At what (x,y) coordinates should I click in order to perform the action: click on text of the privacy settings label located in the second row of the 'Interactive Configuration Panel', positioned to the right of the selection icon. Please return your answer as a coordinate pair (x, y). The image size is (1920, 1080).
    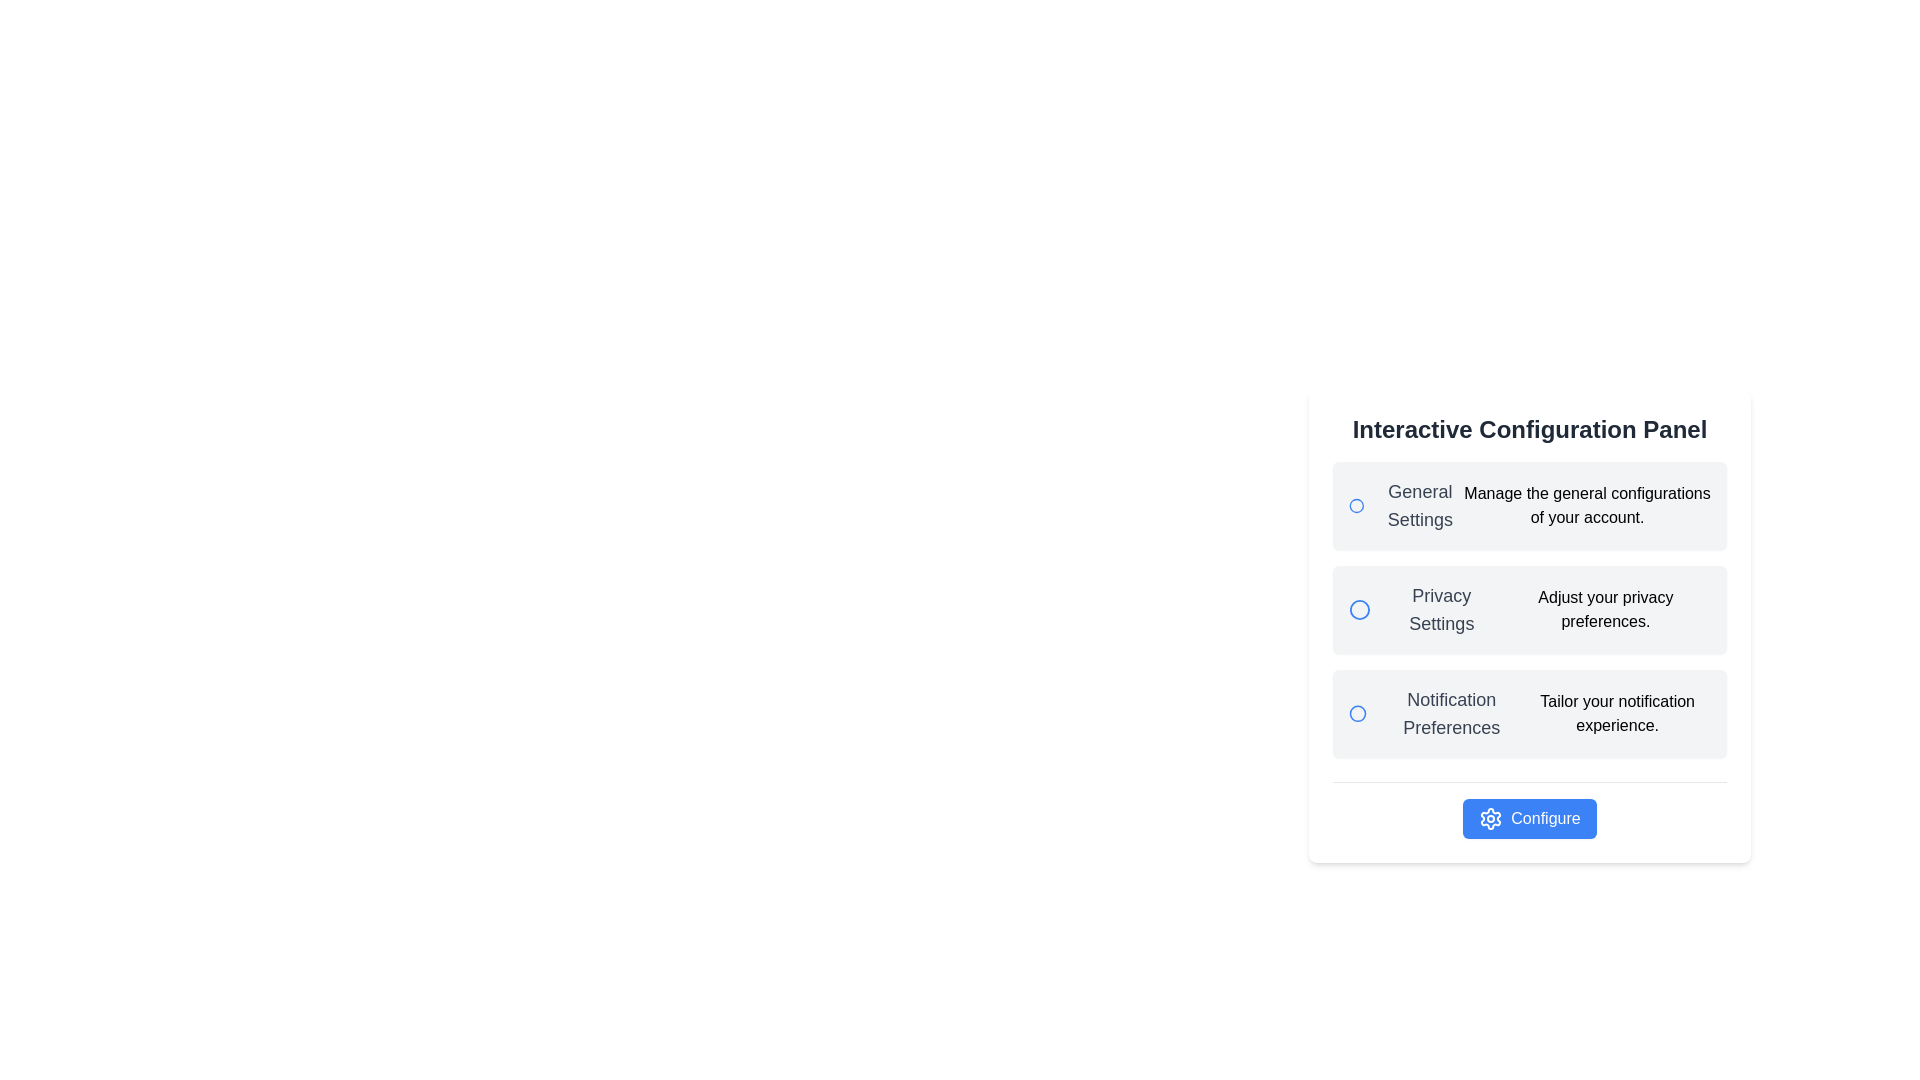
    Looking at the image, I should click on (1441, 608).